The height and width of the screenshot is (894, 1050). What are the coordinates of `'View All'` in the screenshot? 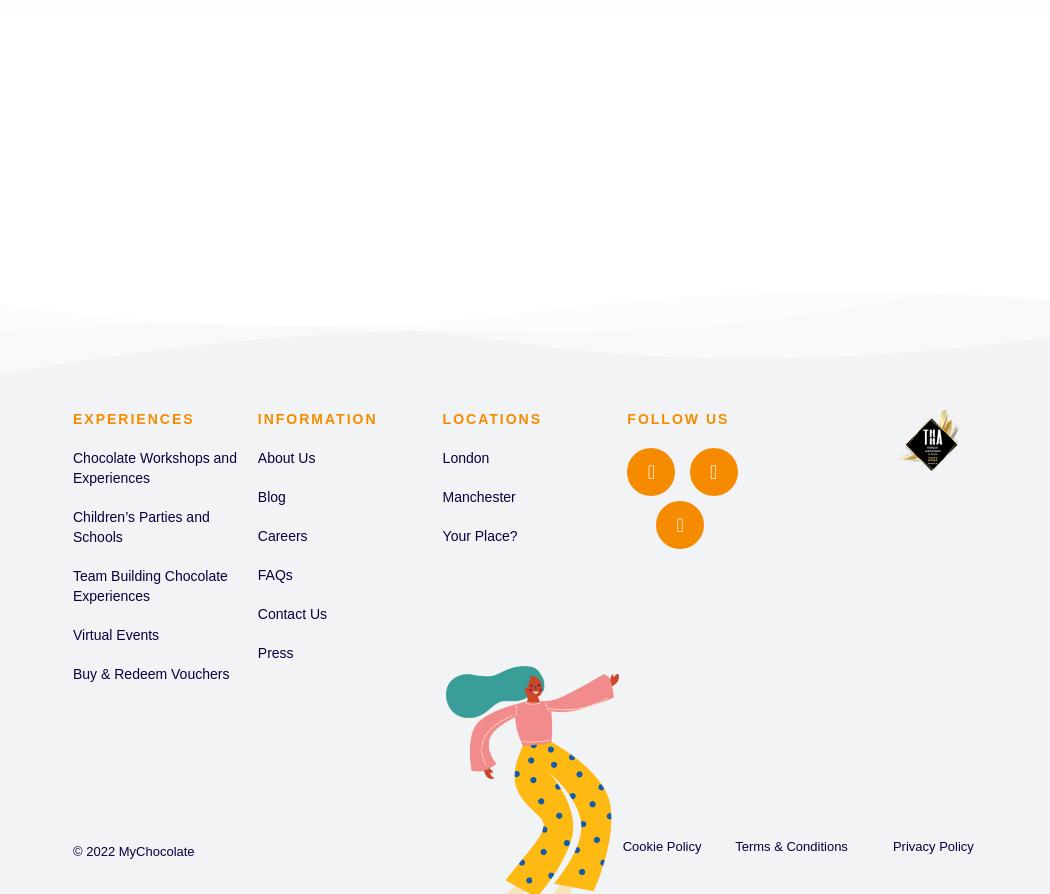 It's located at (404, 151).